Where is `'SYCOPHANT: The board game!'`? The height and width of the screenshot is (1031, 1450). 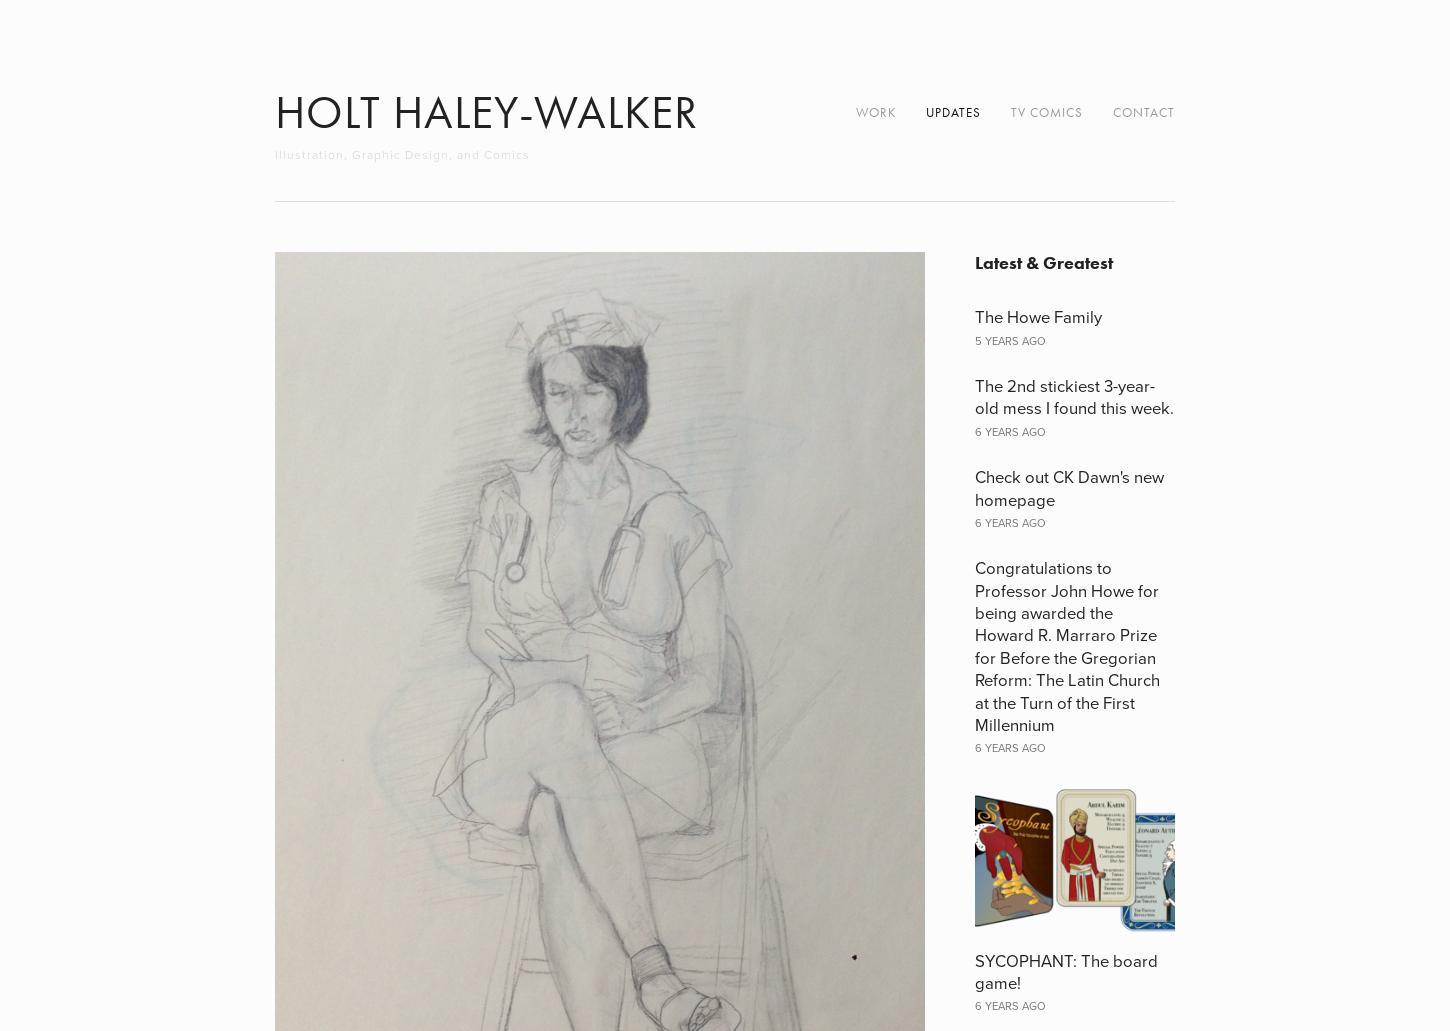
'SYCOPHANT: The board game!' is located at coordinates (1066, 971).